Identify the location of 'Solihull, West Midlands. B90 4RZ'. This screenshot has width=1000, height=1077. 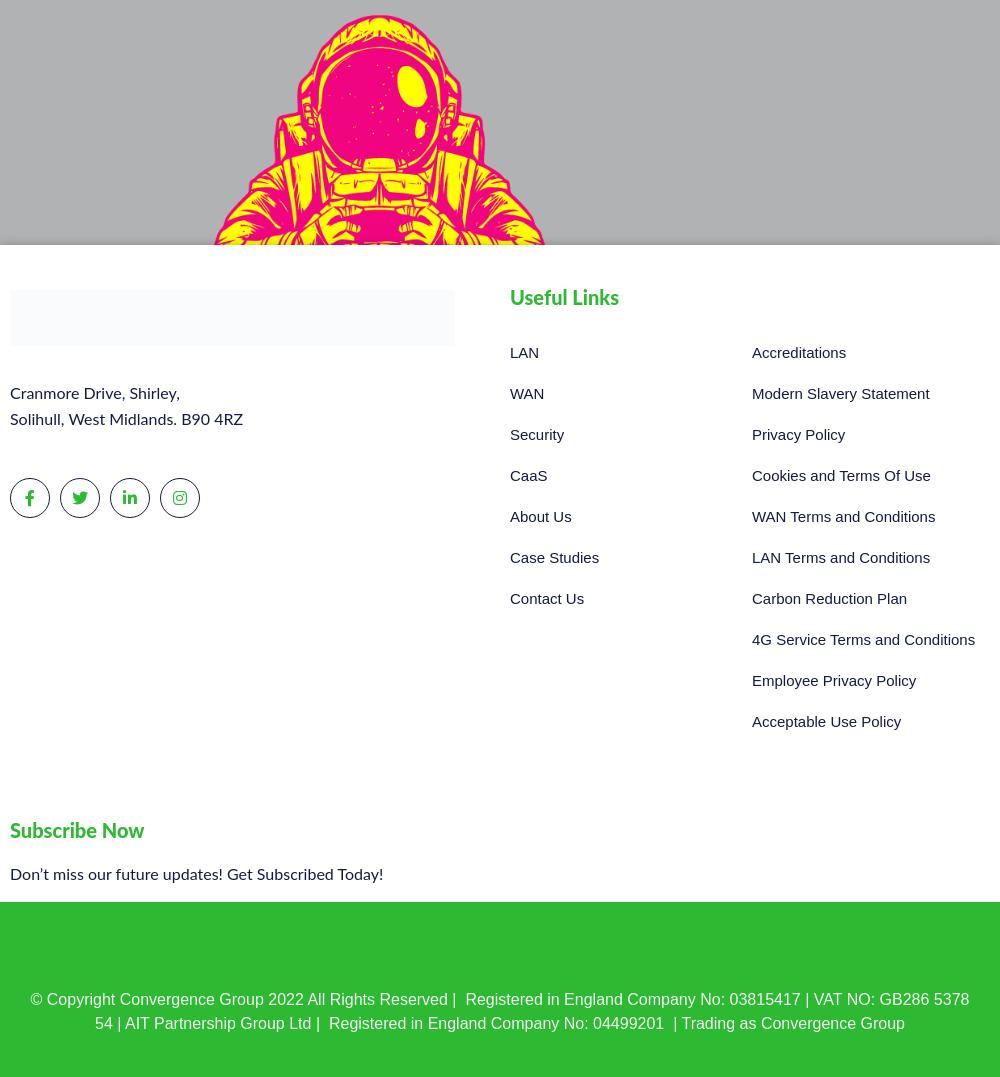
(126, 419).